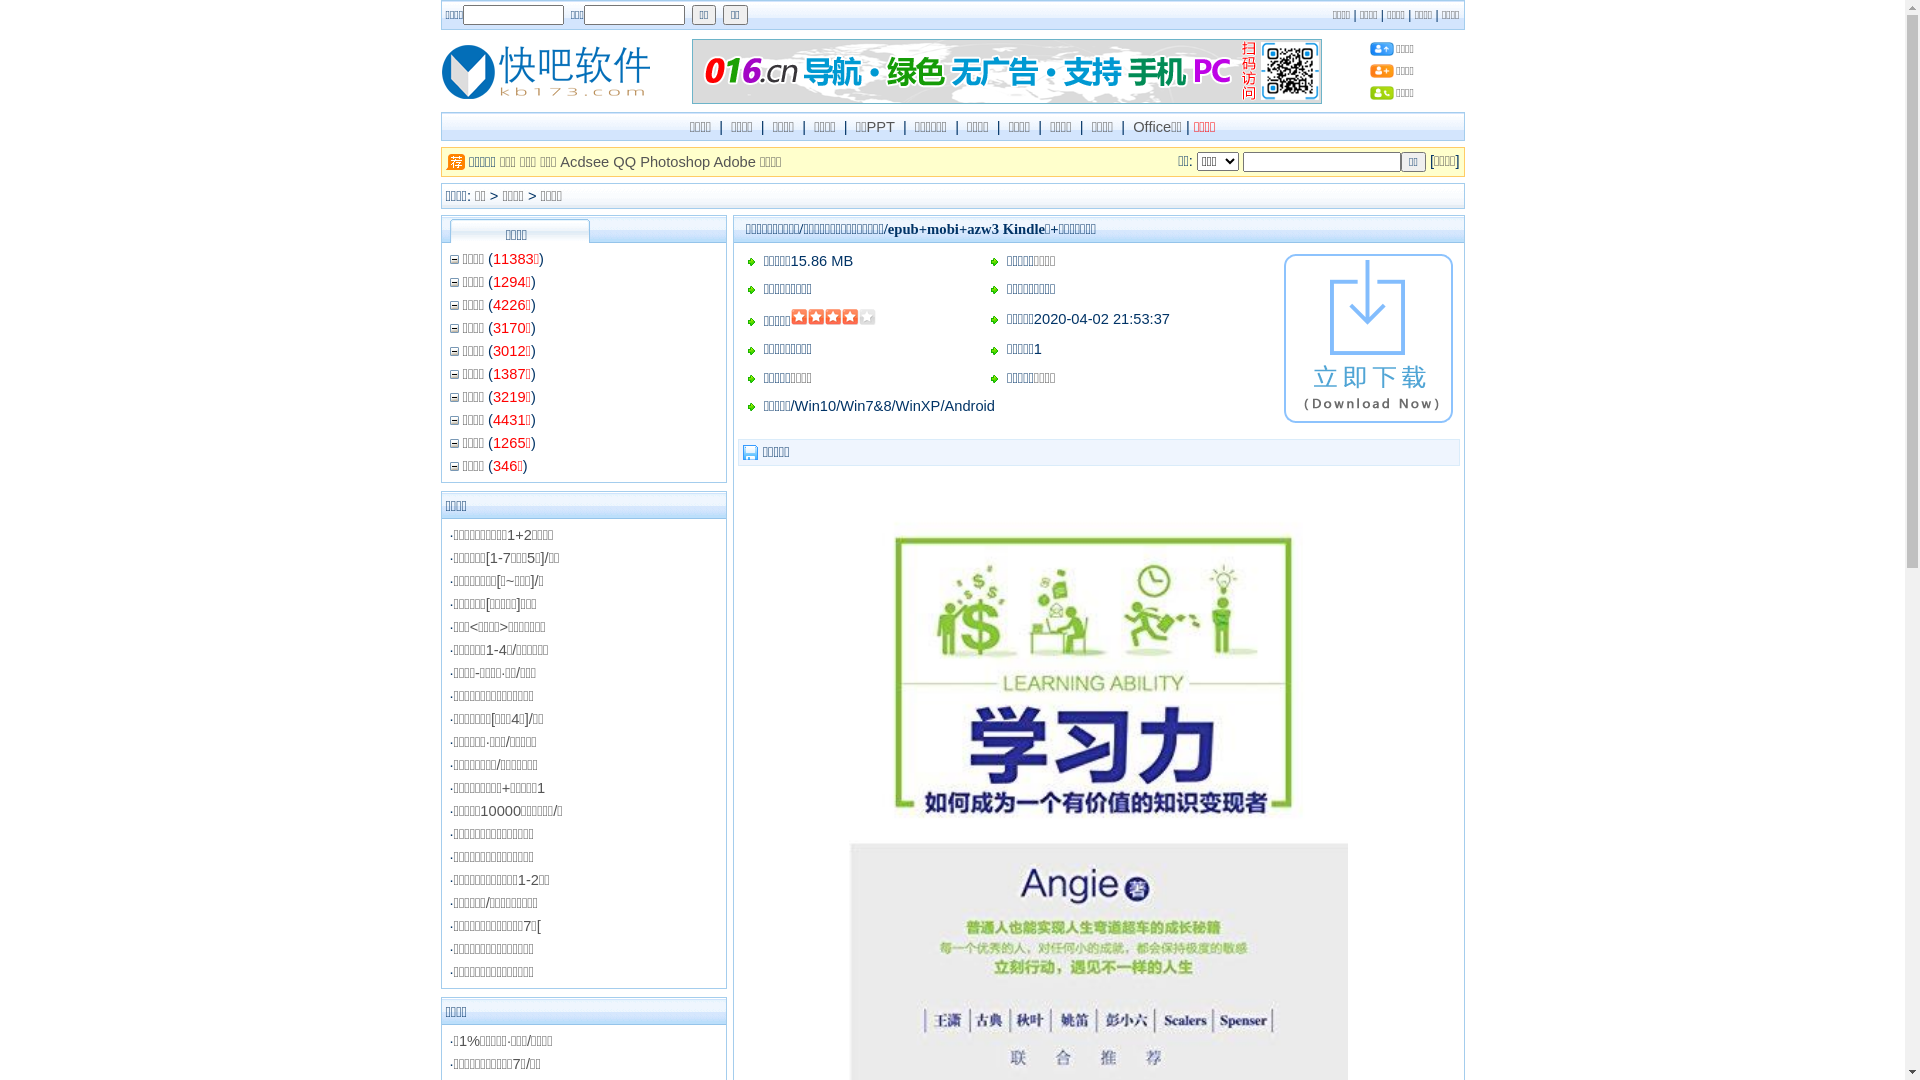  What do you see at coordinates (583, 161) in the screenshot?
I see `'Acdsee'` at bounding box center [583, 161].